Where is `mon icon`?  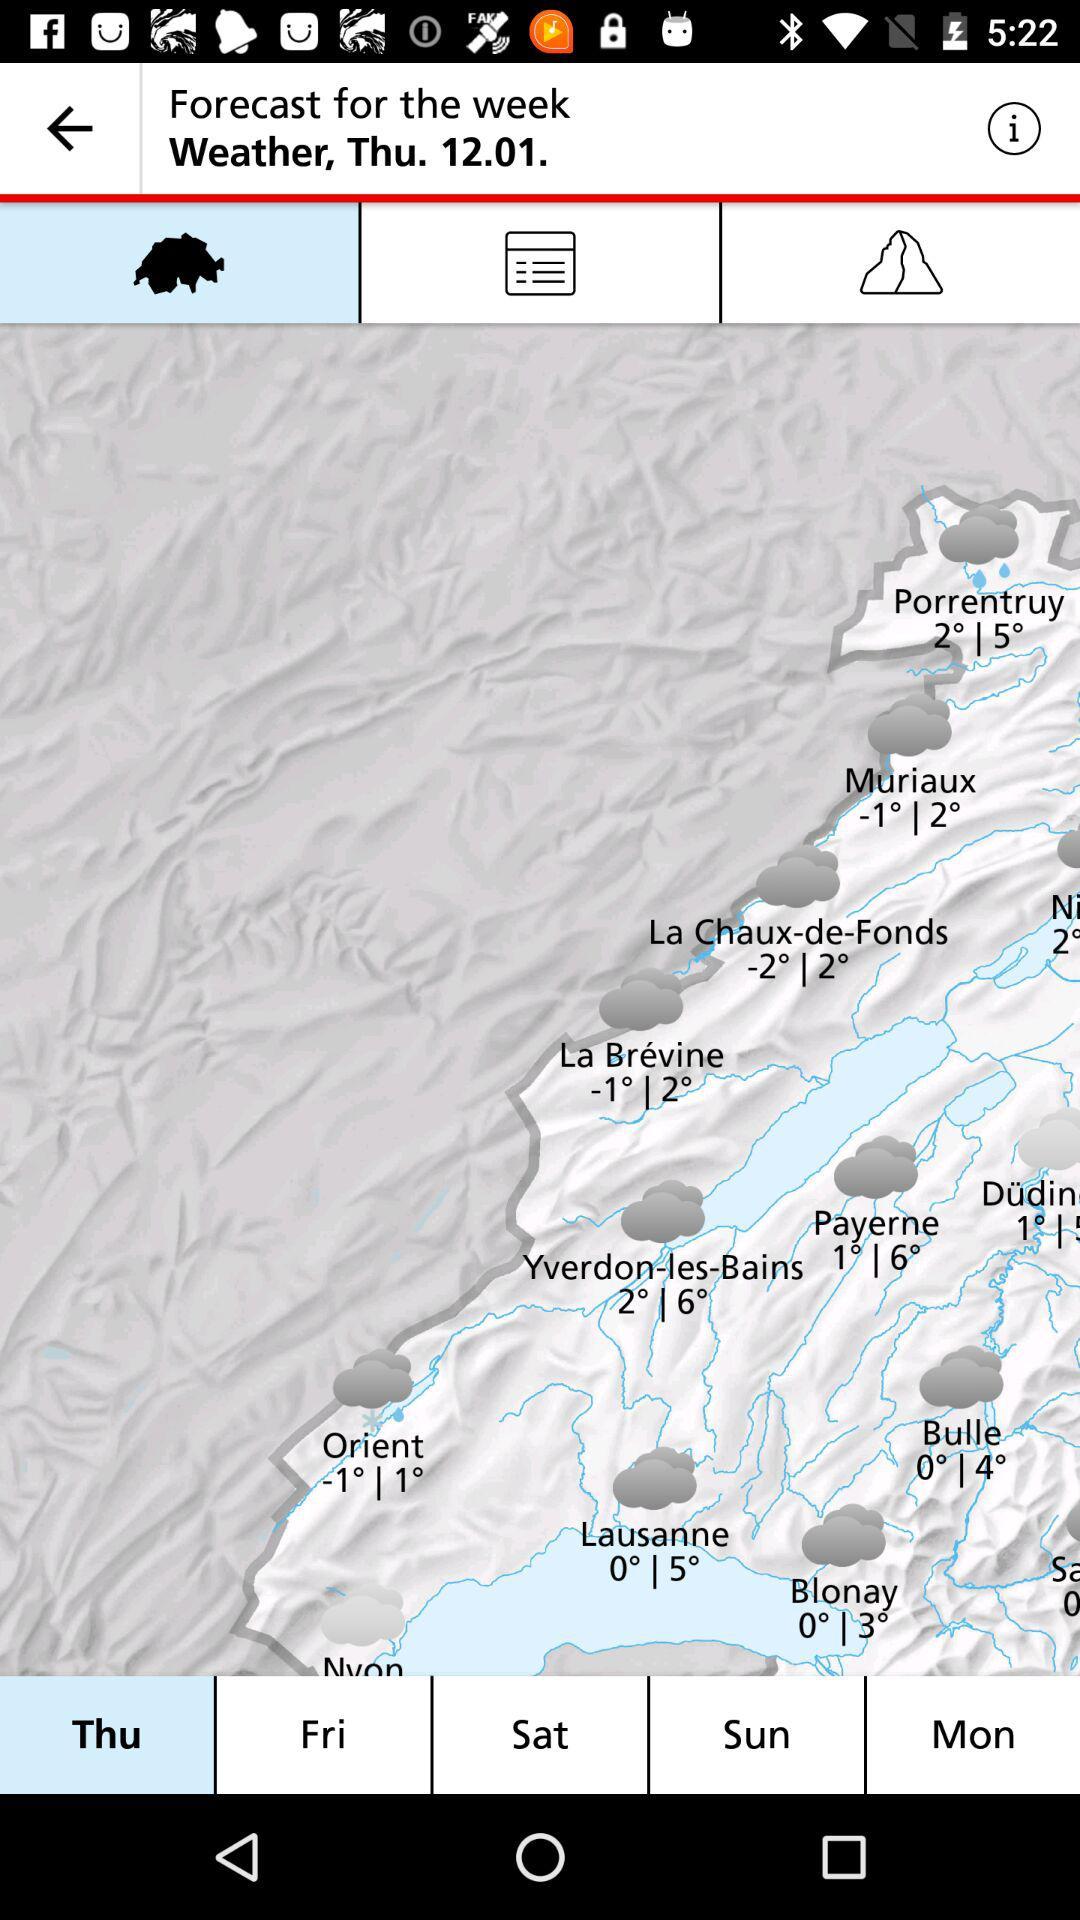 mon icon is located at coordinates (972, 1734).